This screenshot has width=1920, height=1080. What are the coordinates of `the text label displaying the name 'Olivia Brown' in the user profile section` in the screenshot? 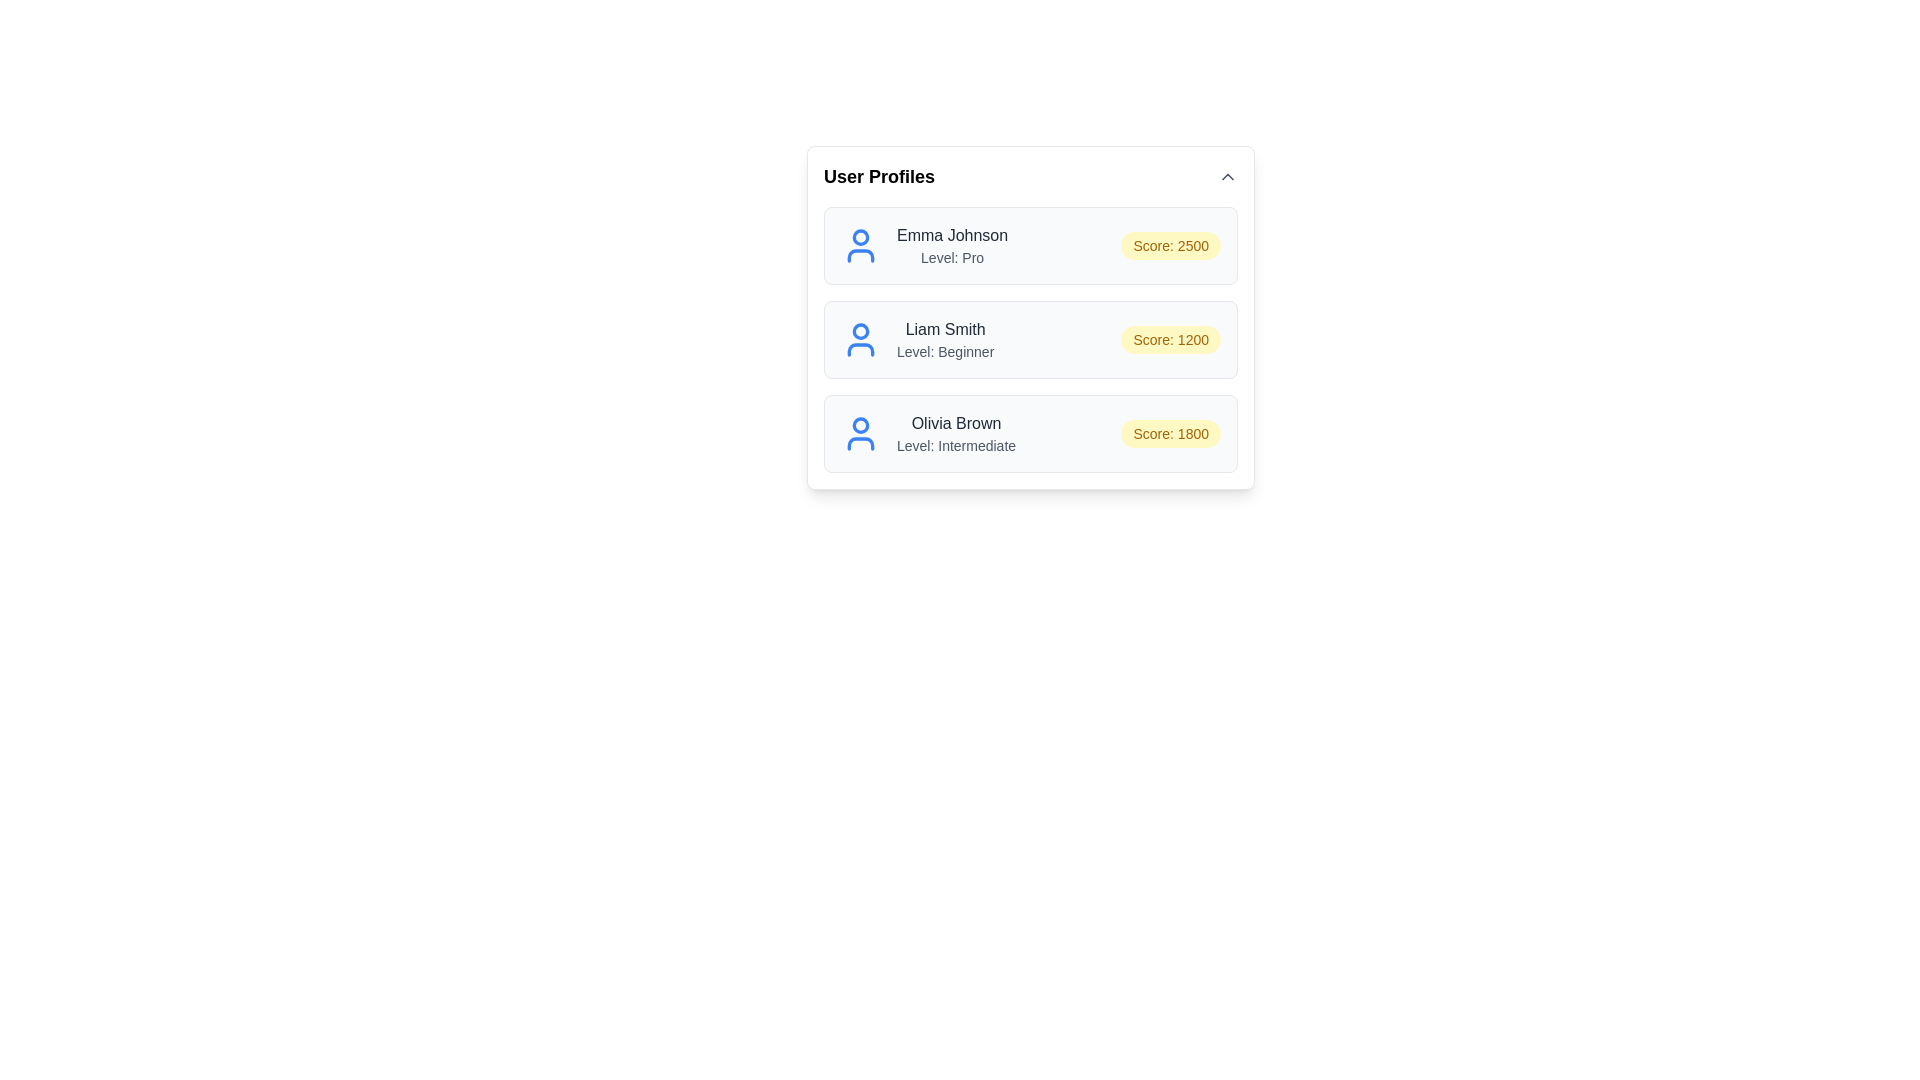 It's located at (955, 423).